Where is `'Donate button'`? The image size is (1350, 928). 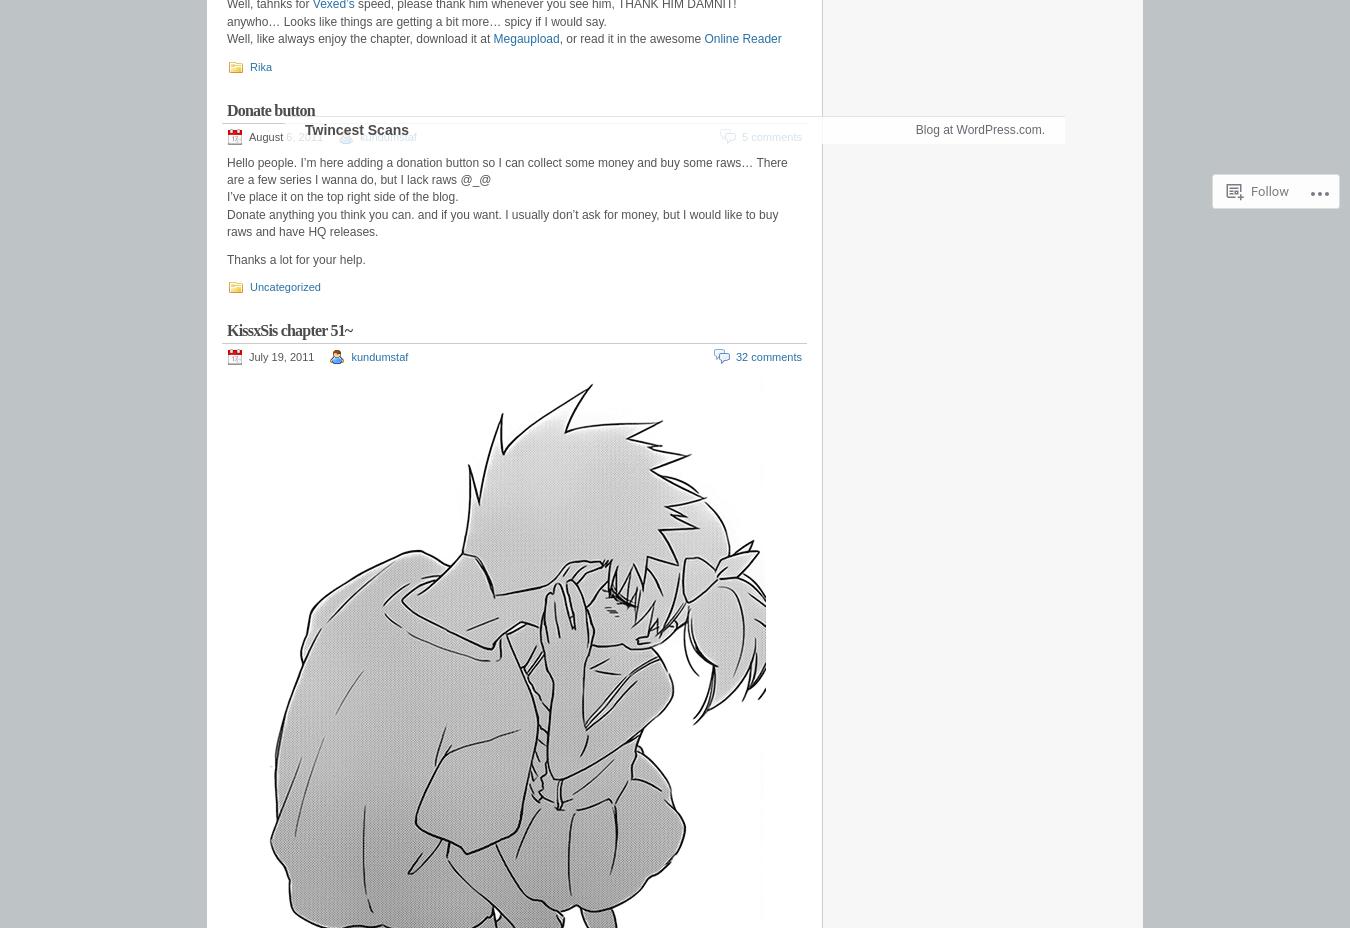
'Donate button' is located at coordinates (225, 108).